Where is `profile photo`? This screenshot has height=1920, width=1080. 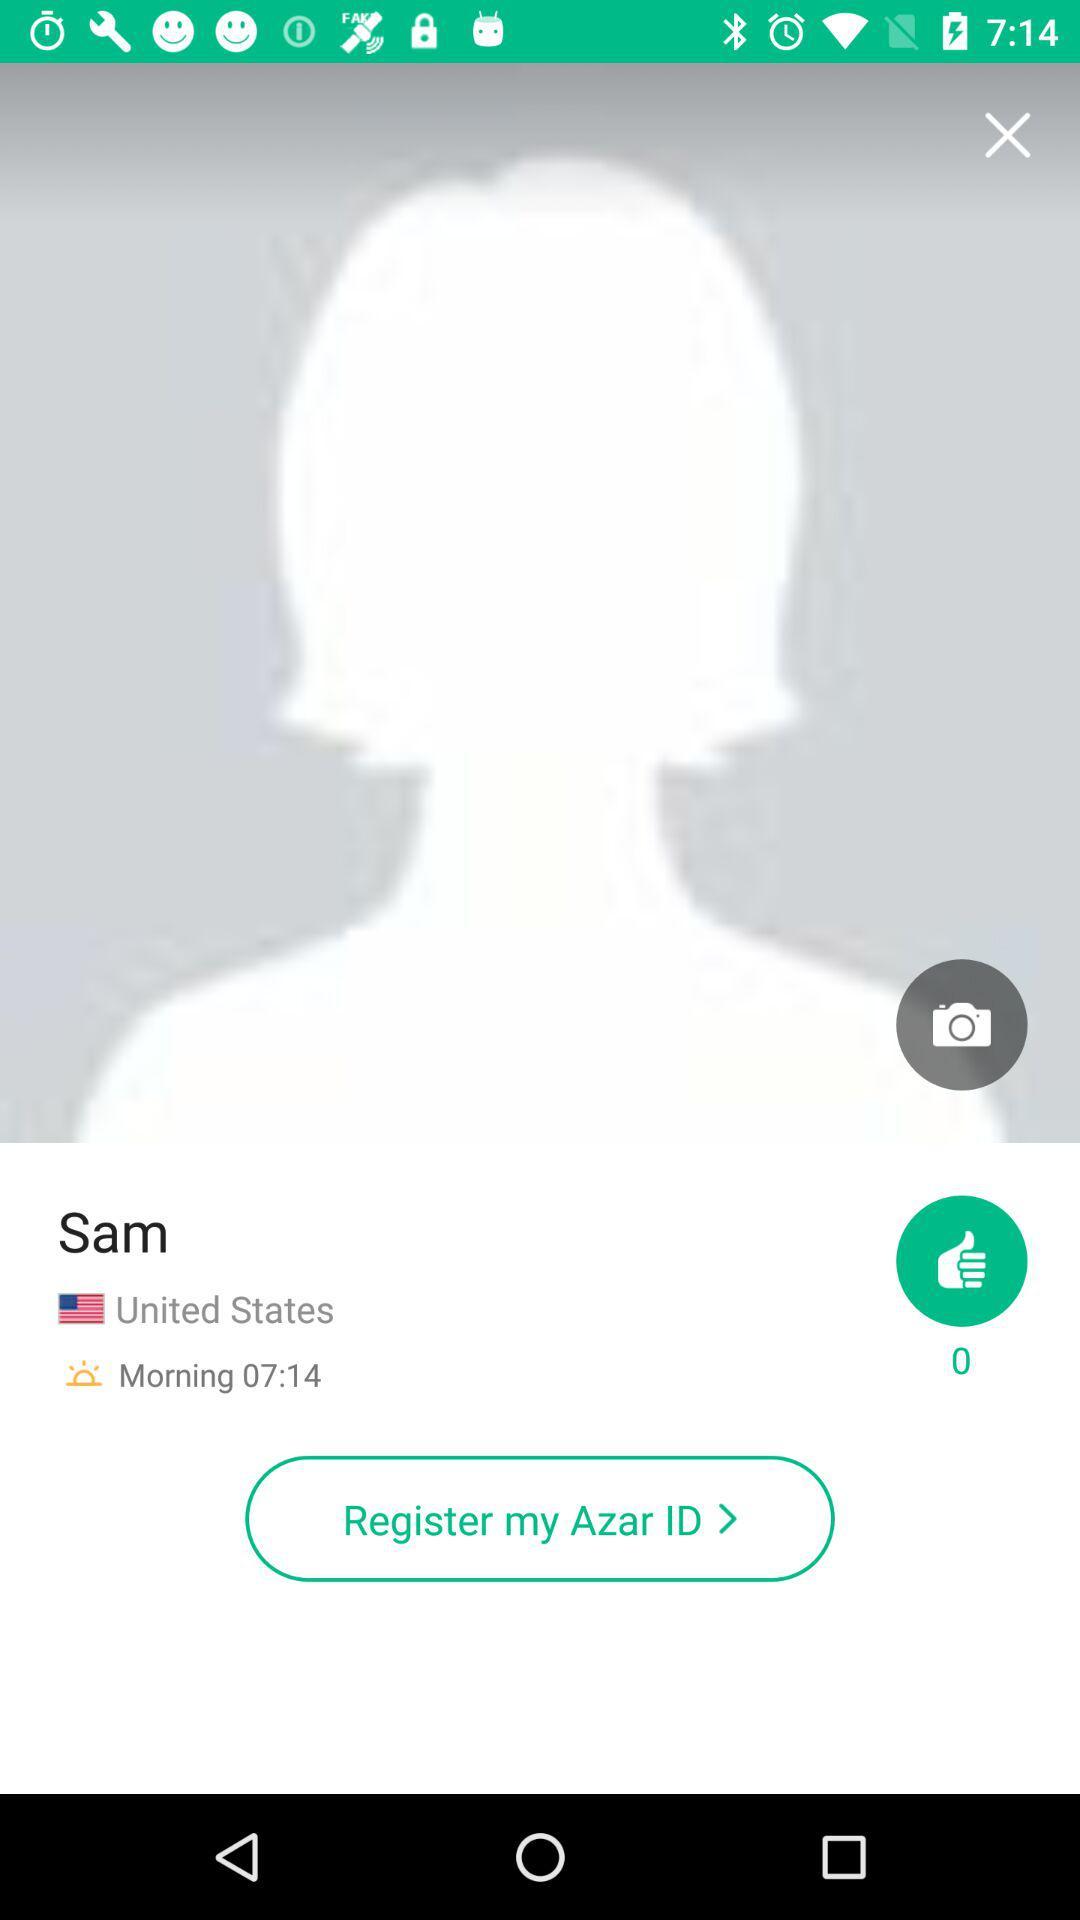
profile photo is located at coordinates (960, 1024).